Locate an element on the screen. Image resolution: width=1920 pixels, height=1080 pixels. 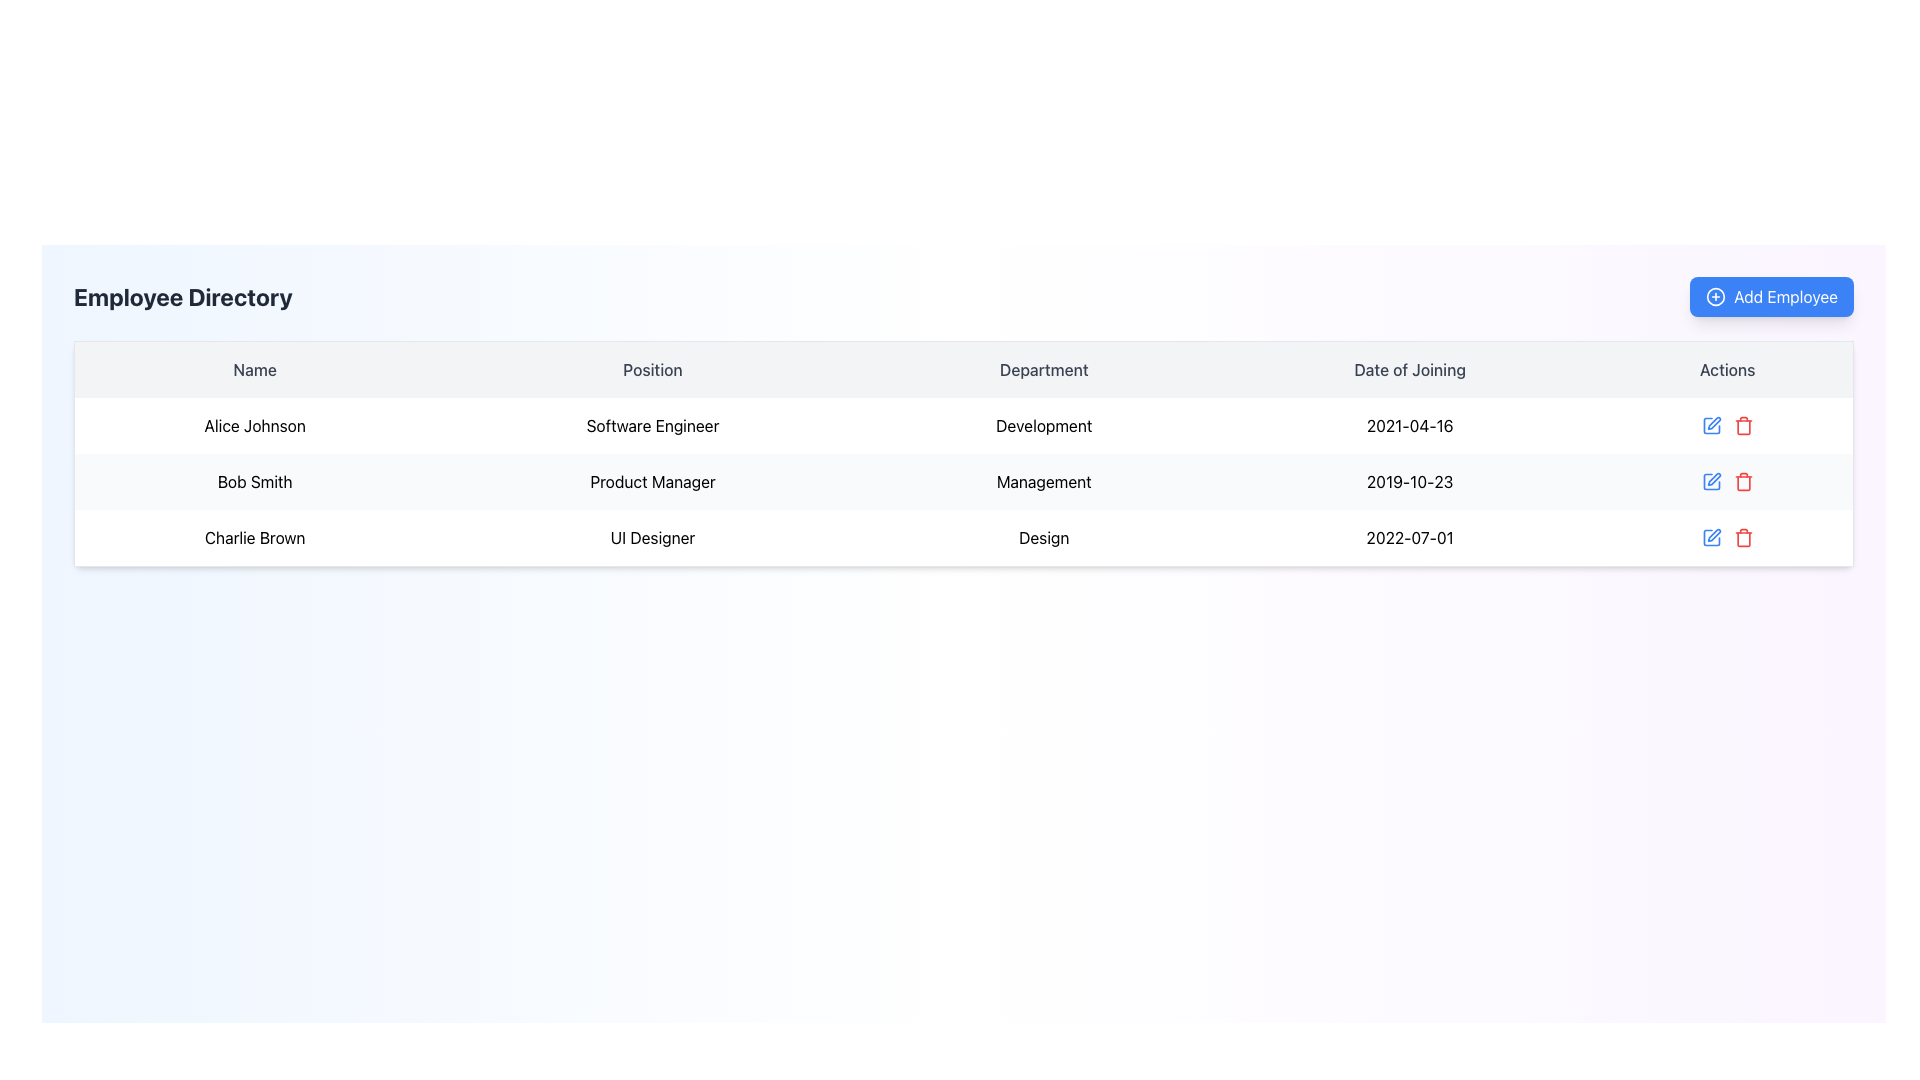
the trash icon in the actions column for the user entry labeled 'Bob Smith' is located at coordinates (1726, 482).